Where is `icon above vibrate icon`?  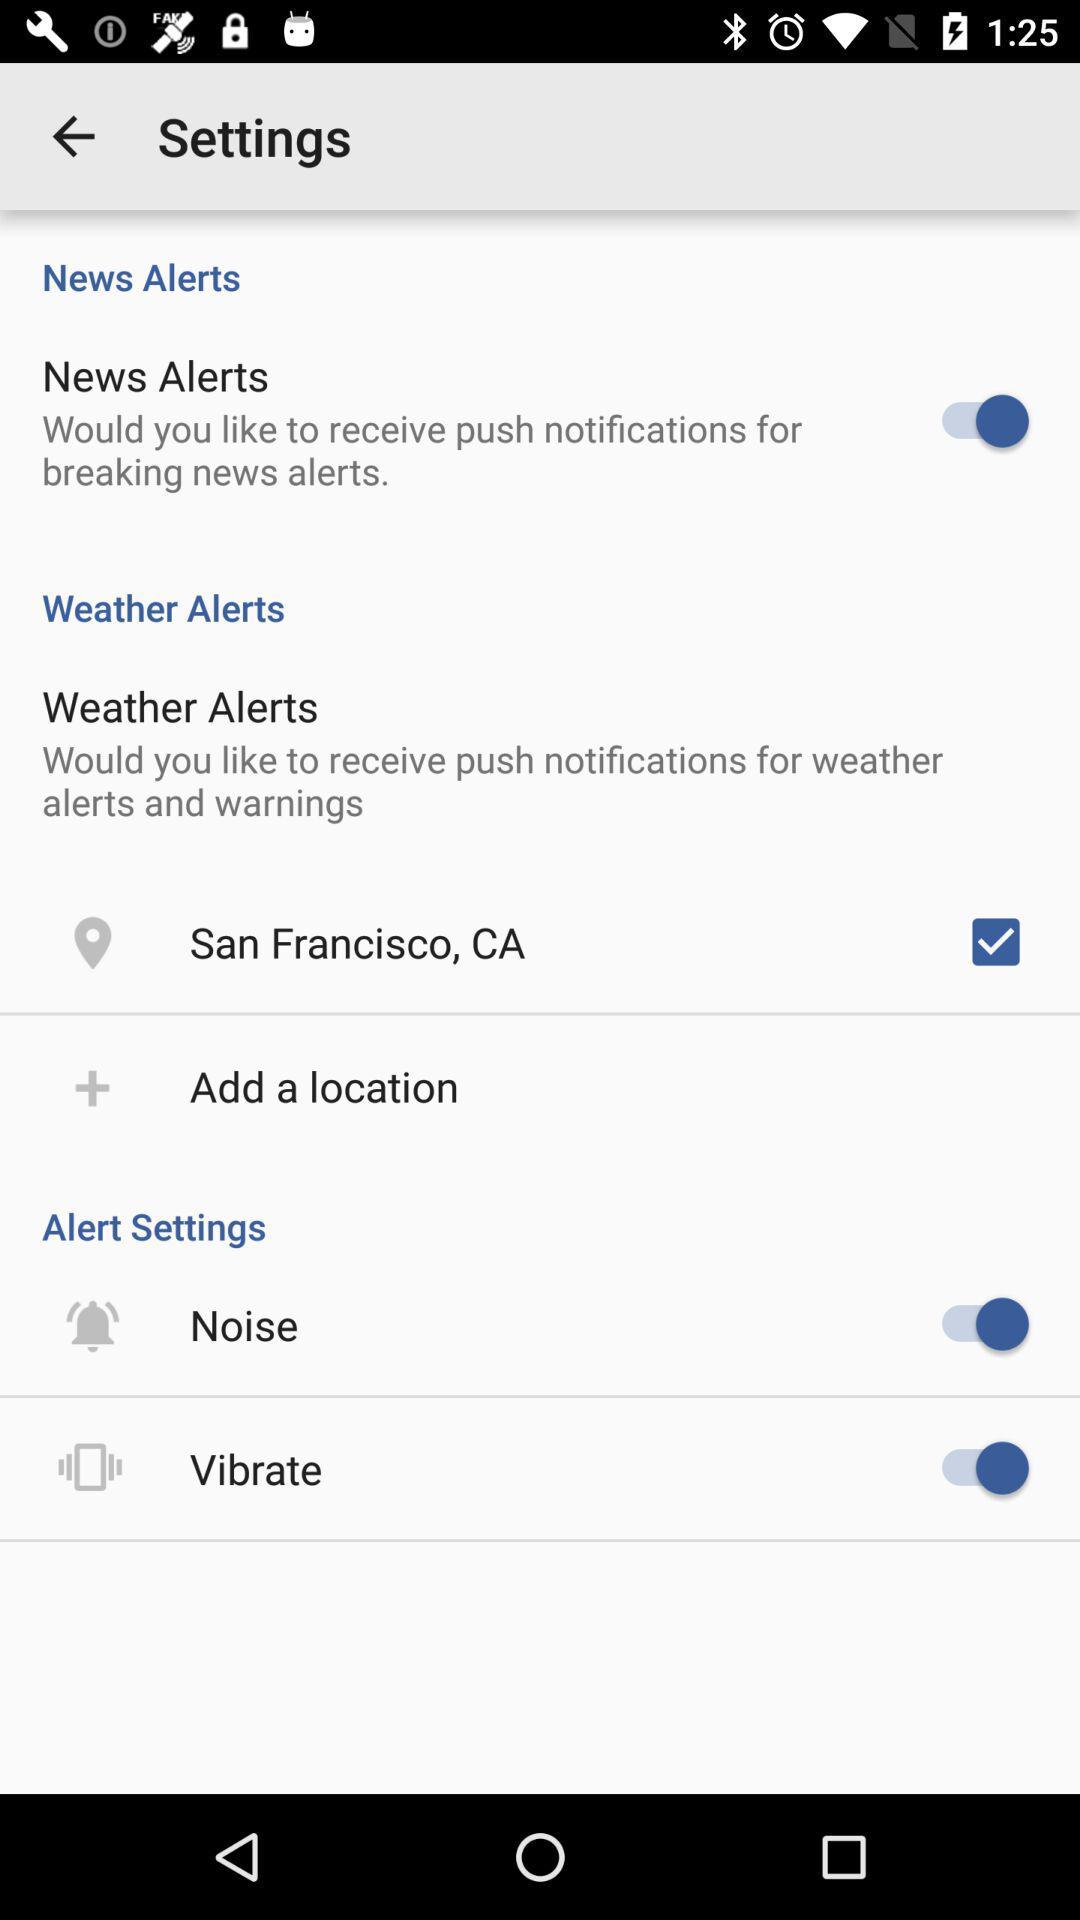
icon above vibrate icon is located at coordinates (243, 1324).